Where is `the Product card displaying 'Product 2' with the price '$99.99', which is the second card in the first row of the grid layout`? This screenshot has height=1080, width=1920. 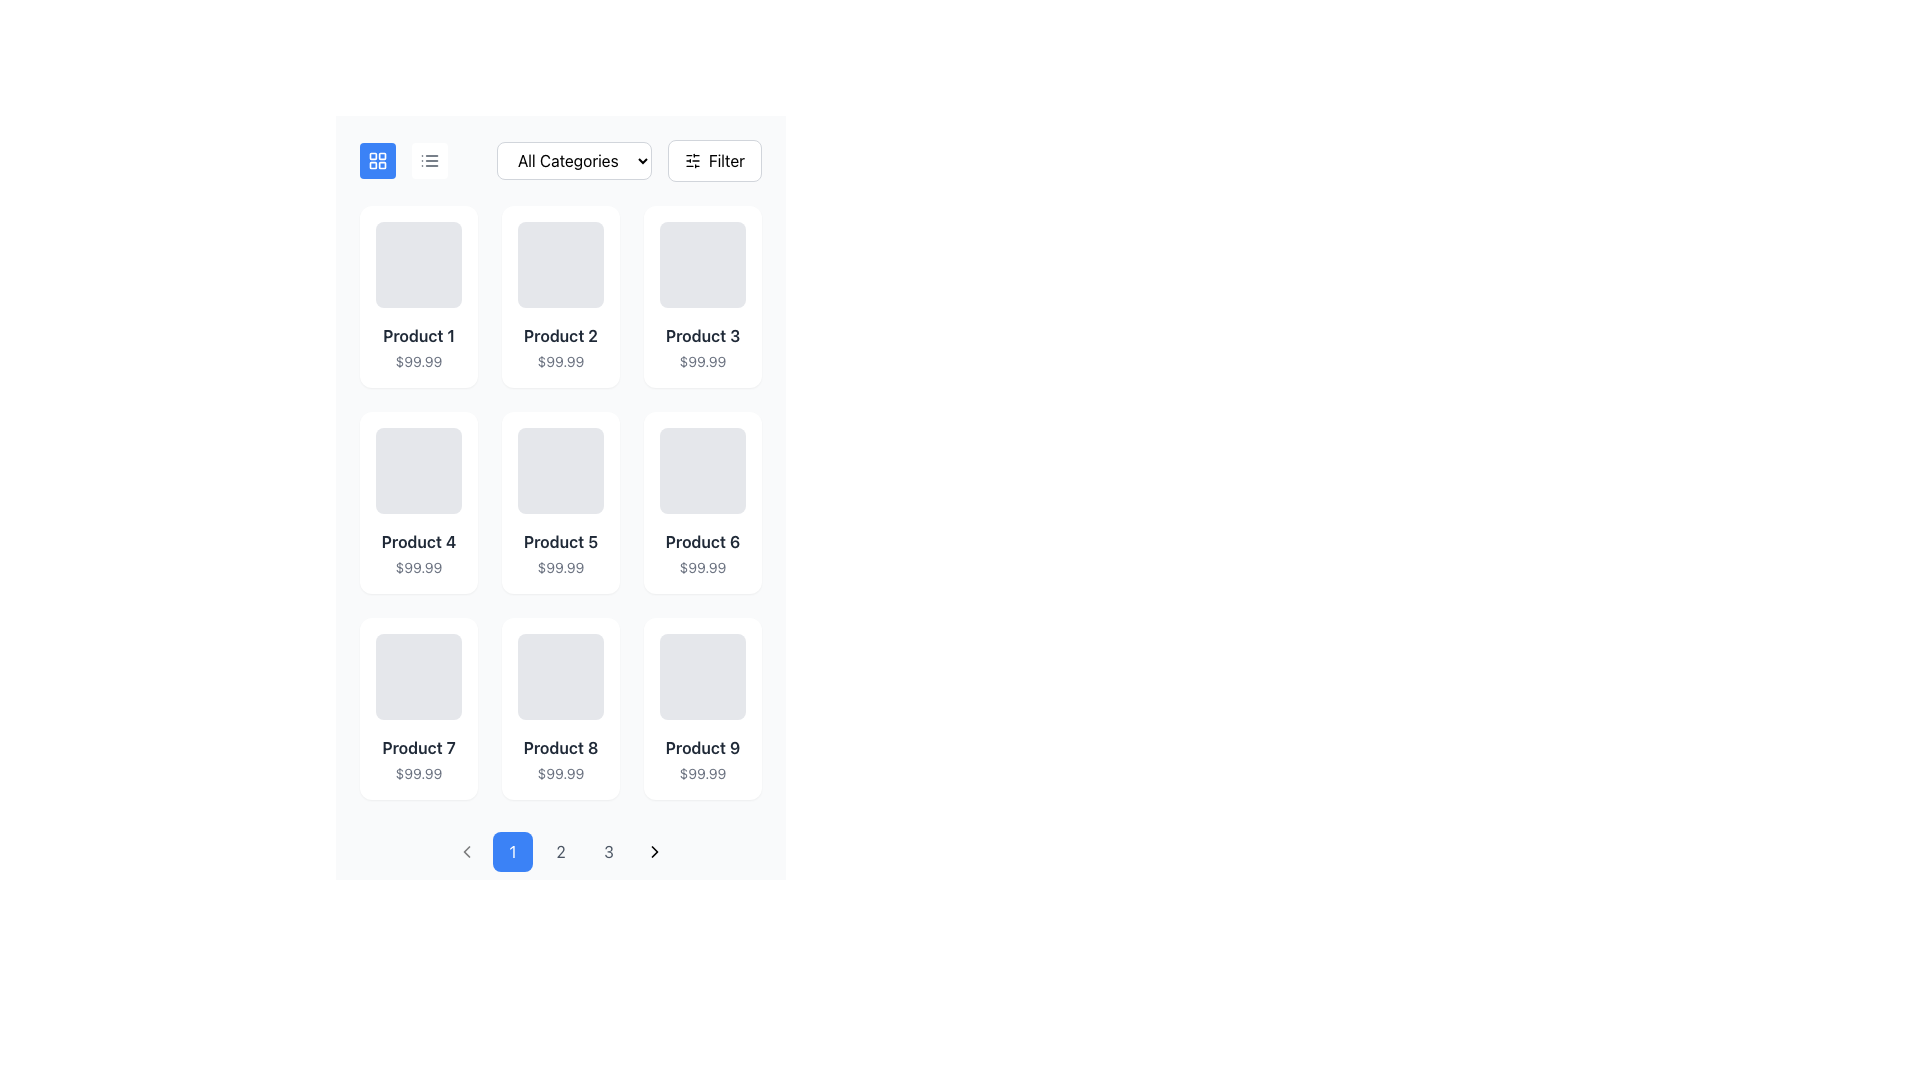 the Product card displaying 'Product 2' with the price '$99.99', which is the second card in the first row of the grid layout is located at coordinates (560, 297).